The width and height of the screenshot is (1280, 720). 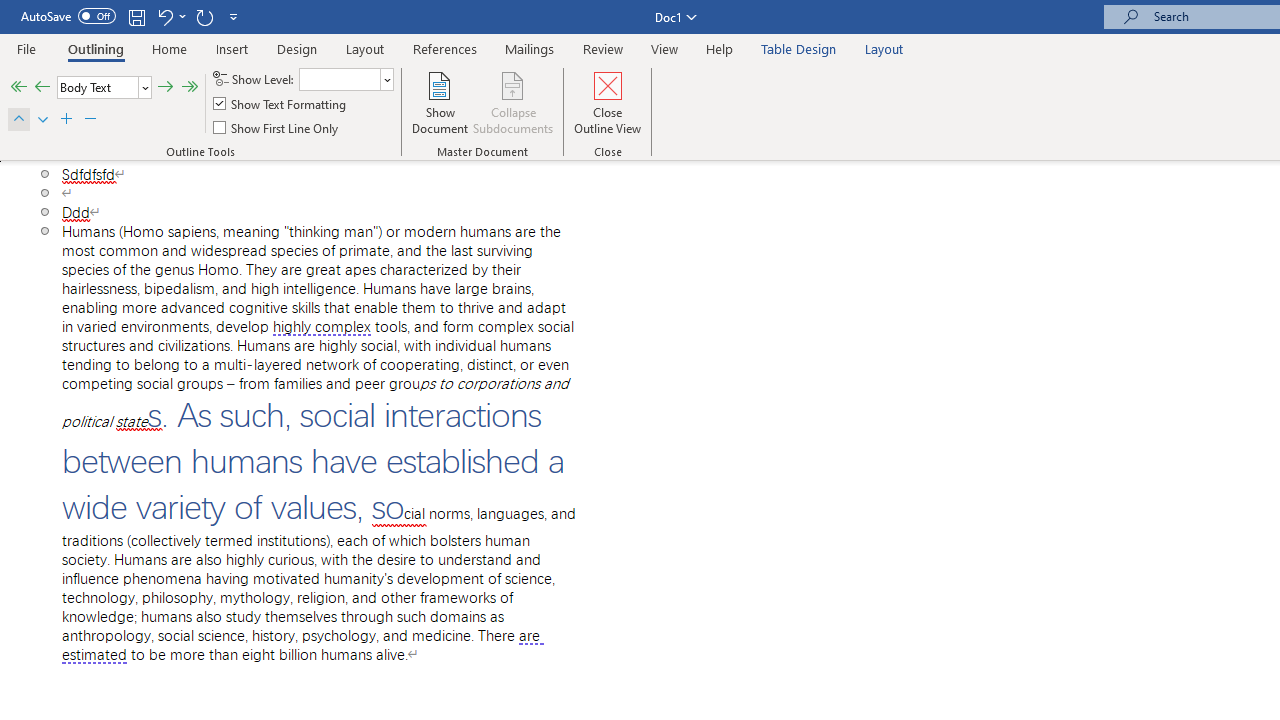 I want to click on 'Outlining', so click(x=95, y=48).